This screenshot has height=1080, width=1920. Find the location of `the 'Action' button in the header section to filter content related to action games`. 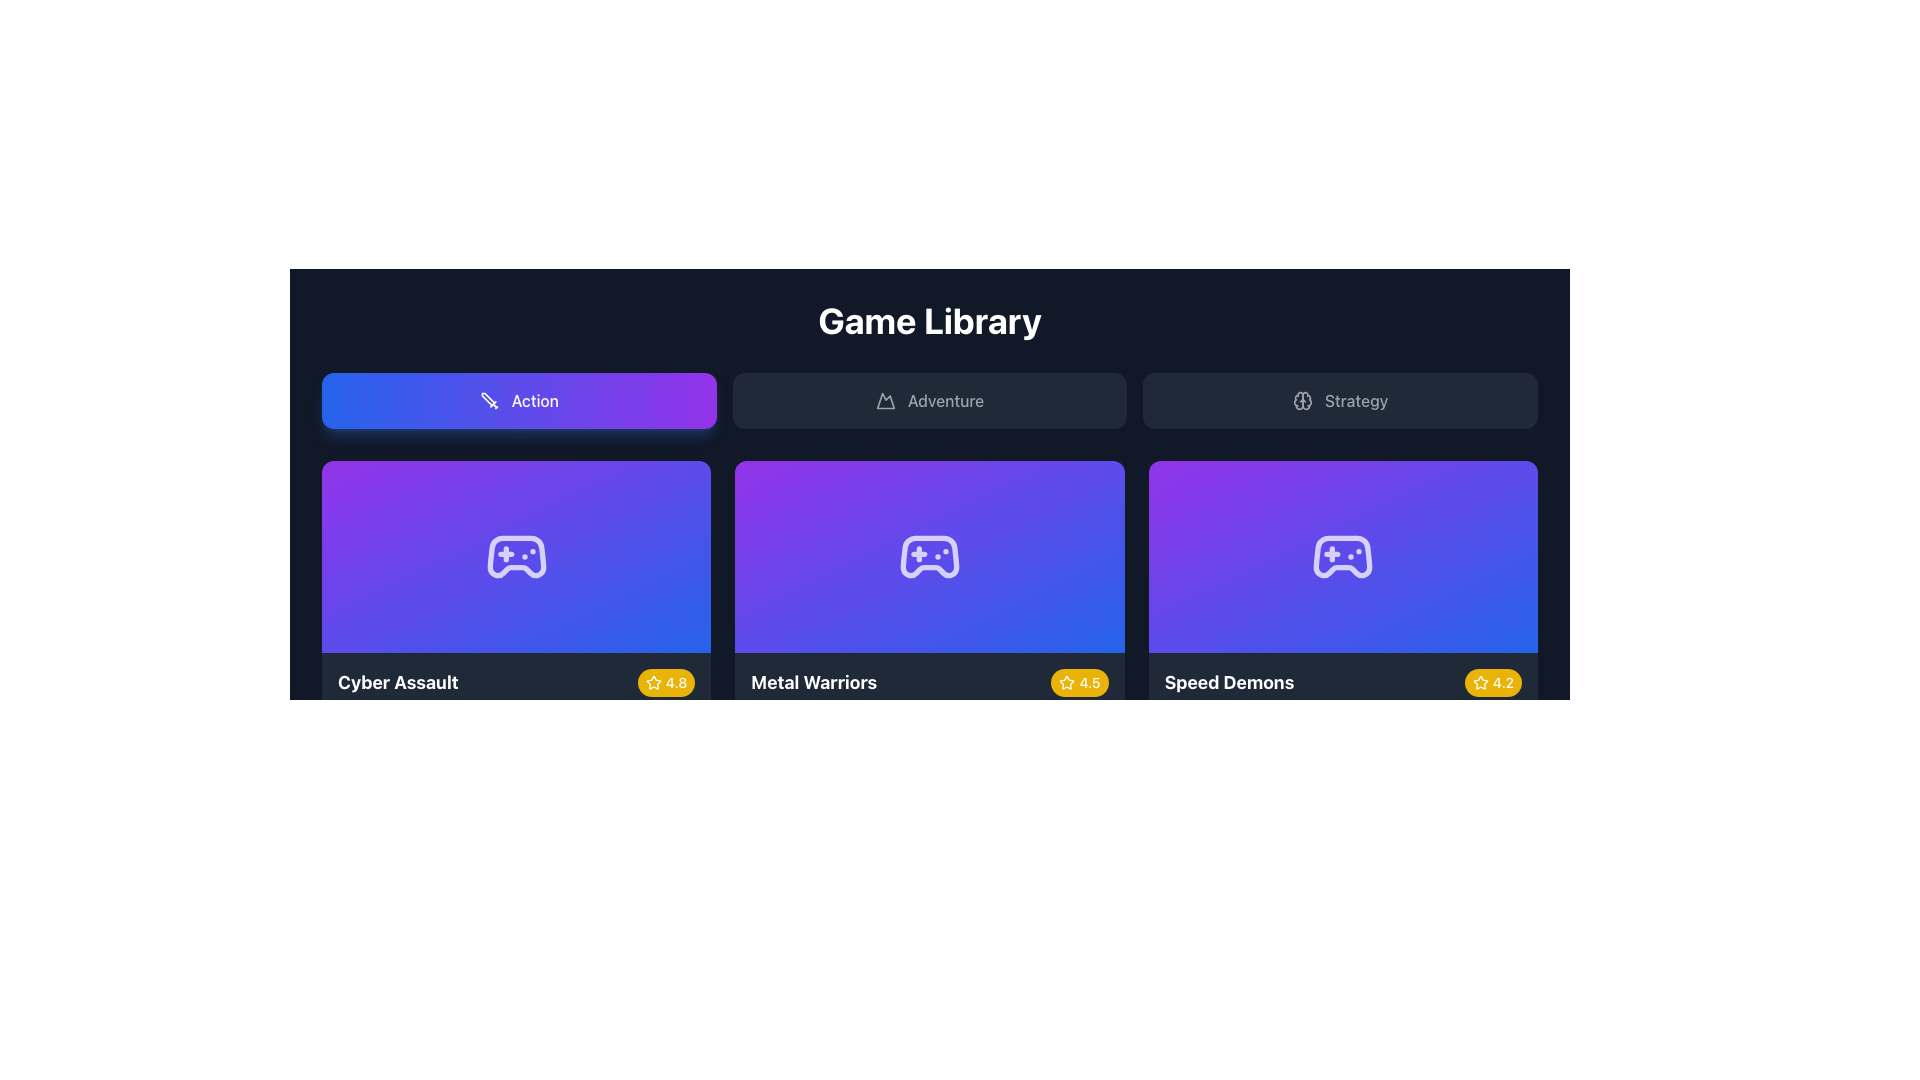

the 'Action' button in the header section to filter content related to action games is located at coordinates (518, 401).